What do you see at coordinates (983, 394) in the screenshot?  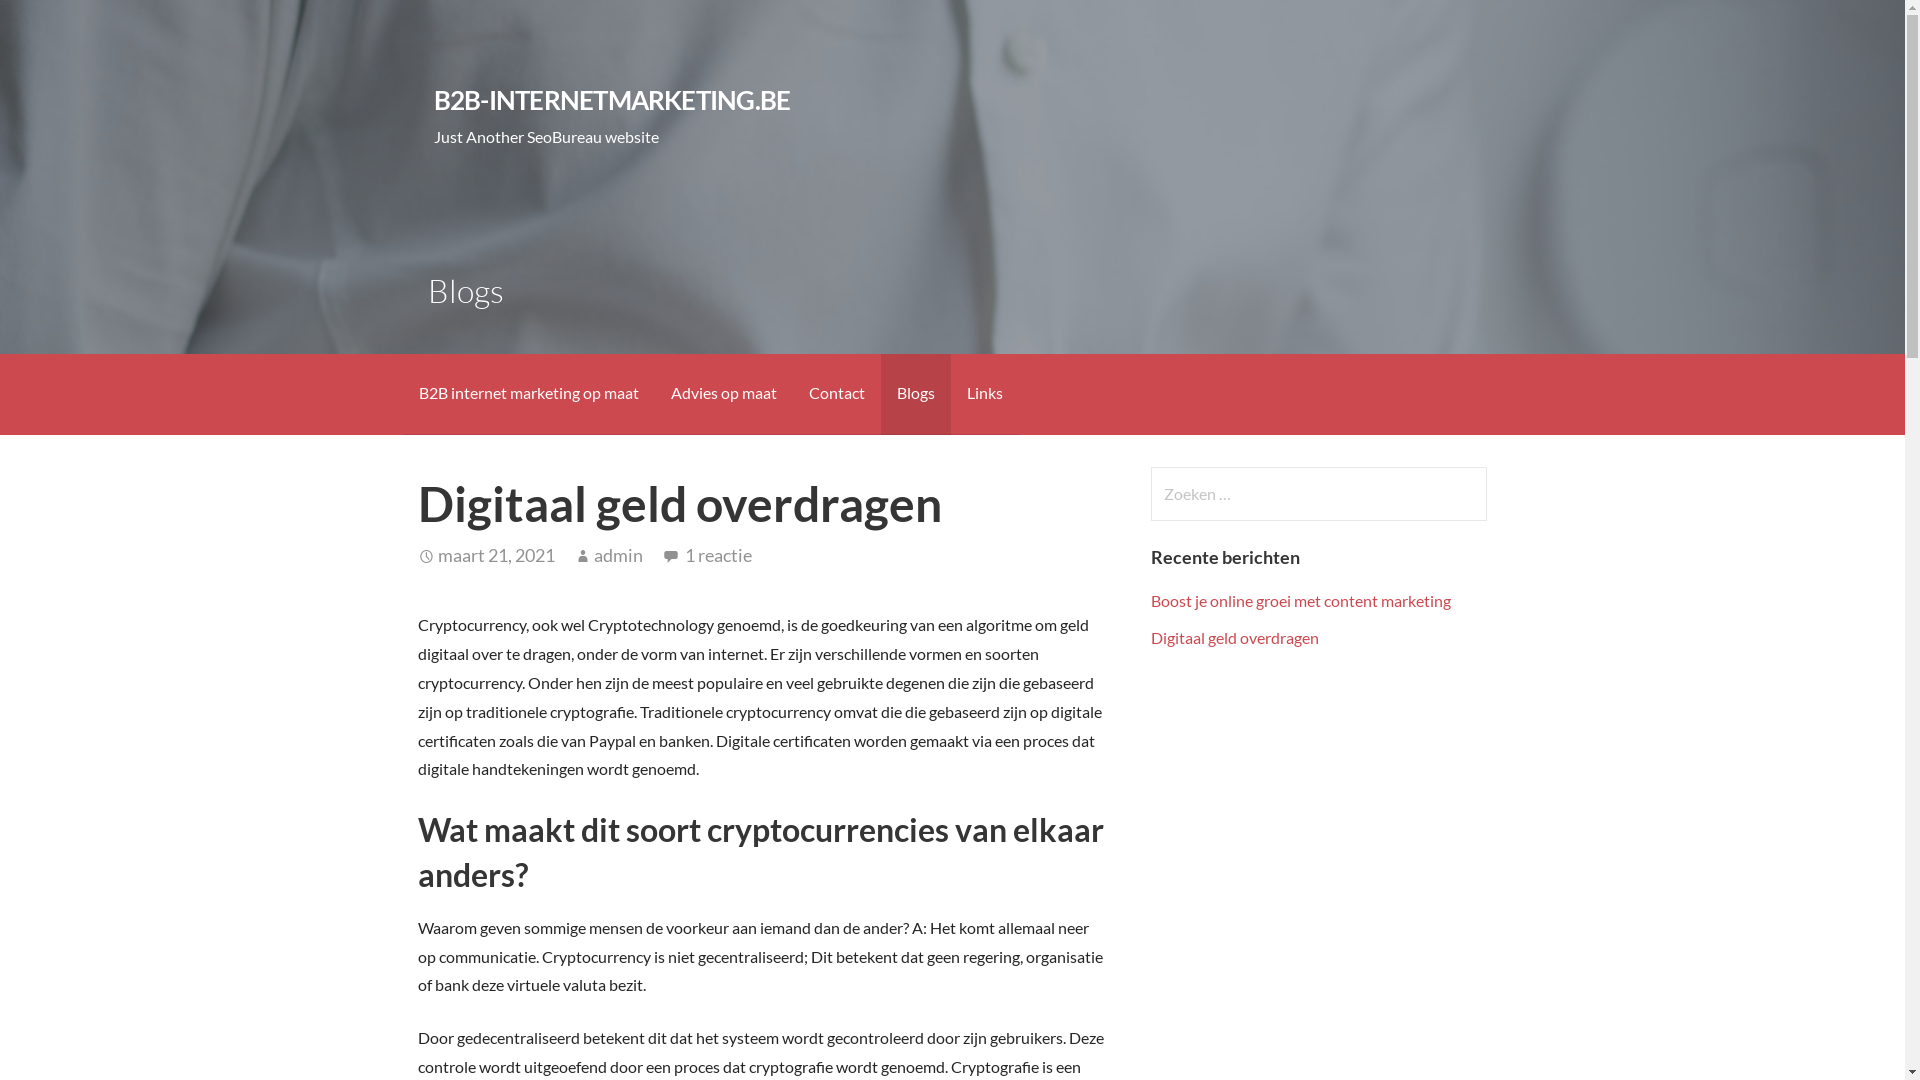 I see `'Links'` at bounding box center [983, 394].